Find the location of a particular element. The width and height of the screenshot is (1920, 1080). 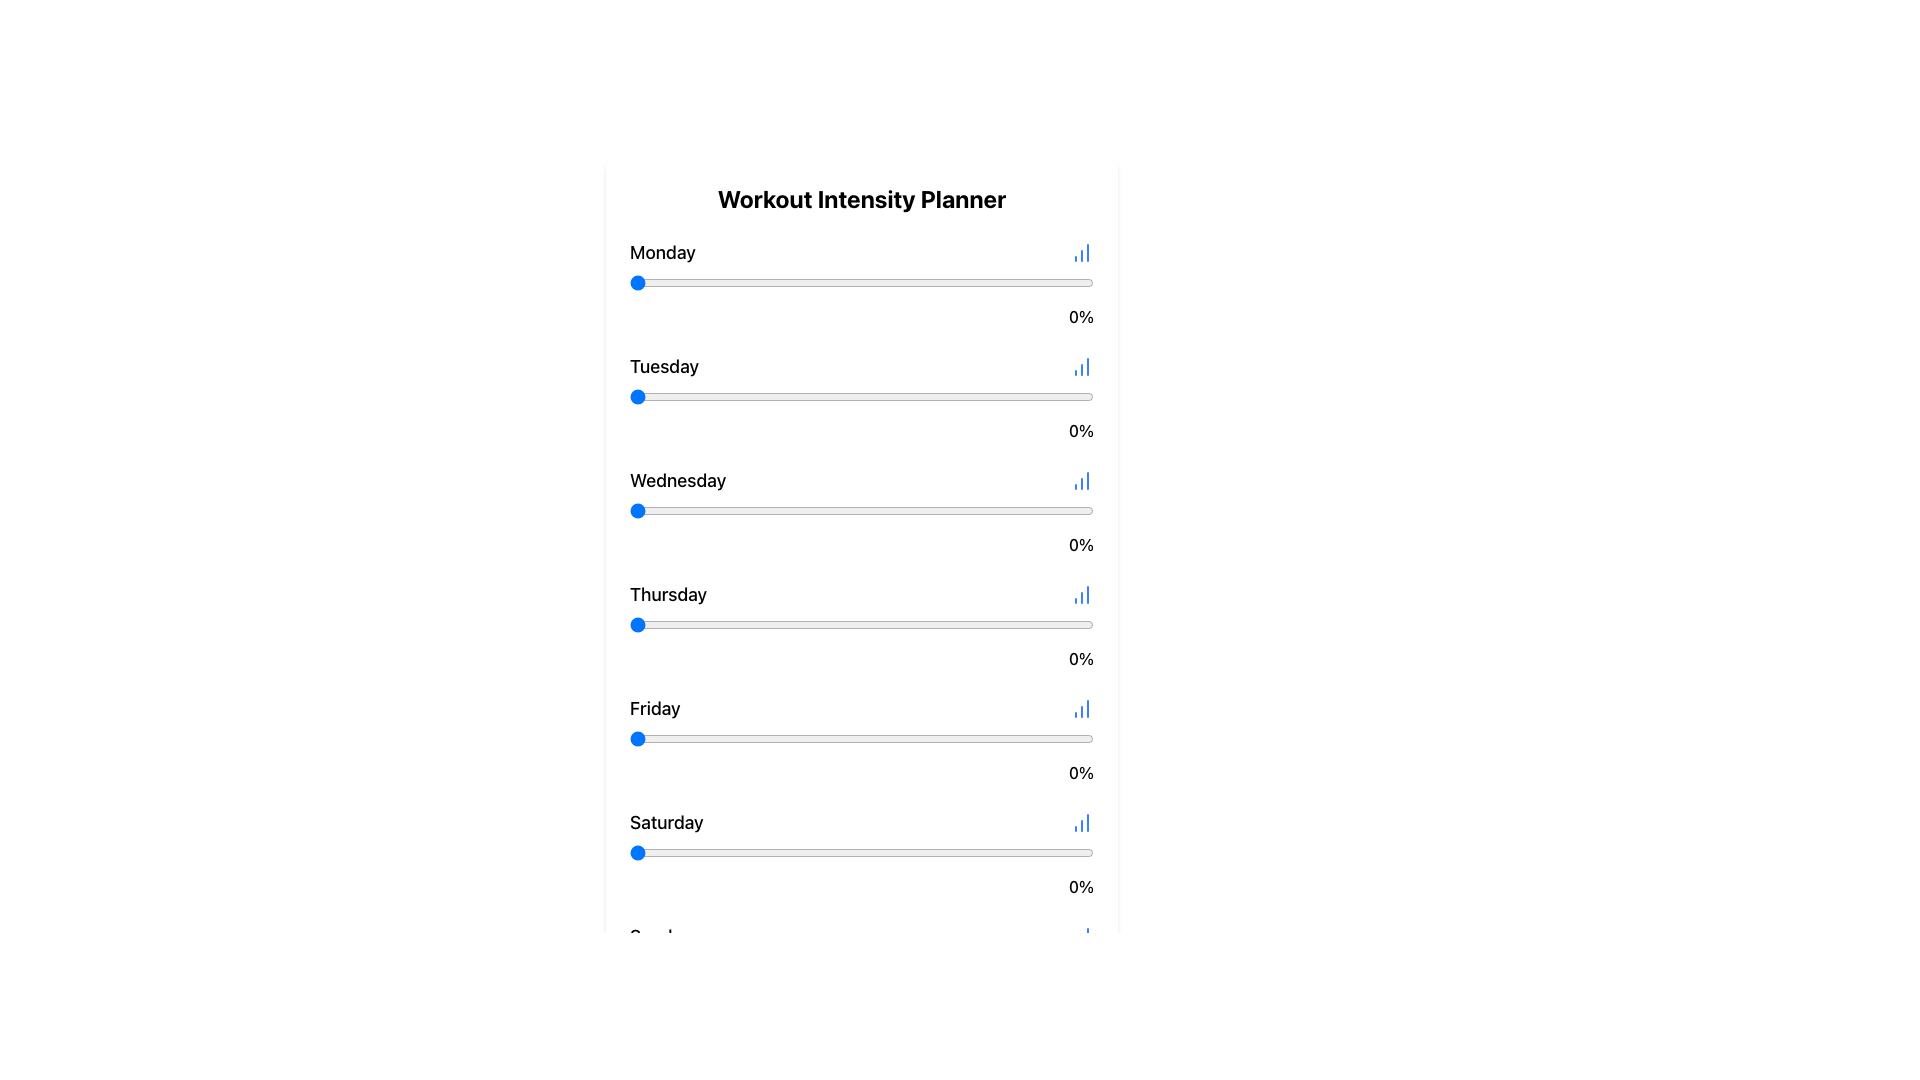

the intensity for Tuesday is located at coordinates (973, 397).